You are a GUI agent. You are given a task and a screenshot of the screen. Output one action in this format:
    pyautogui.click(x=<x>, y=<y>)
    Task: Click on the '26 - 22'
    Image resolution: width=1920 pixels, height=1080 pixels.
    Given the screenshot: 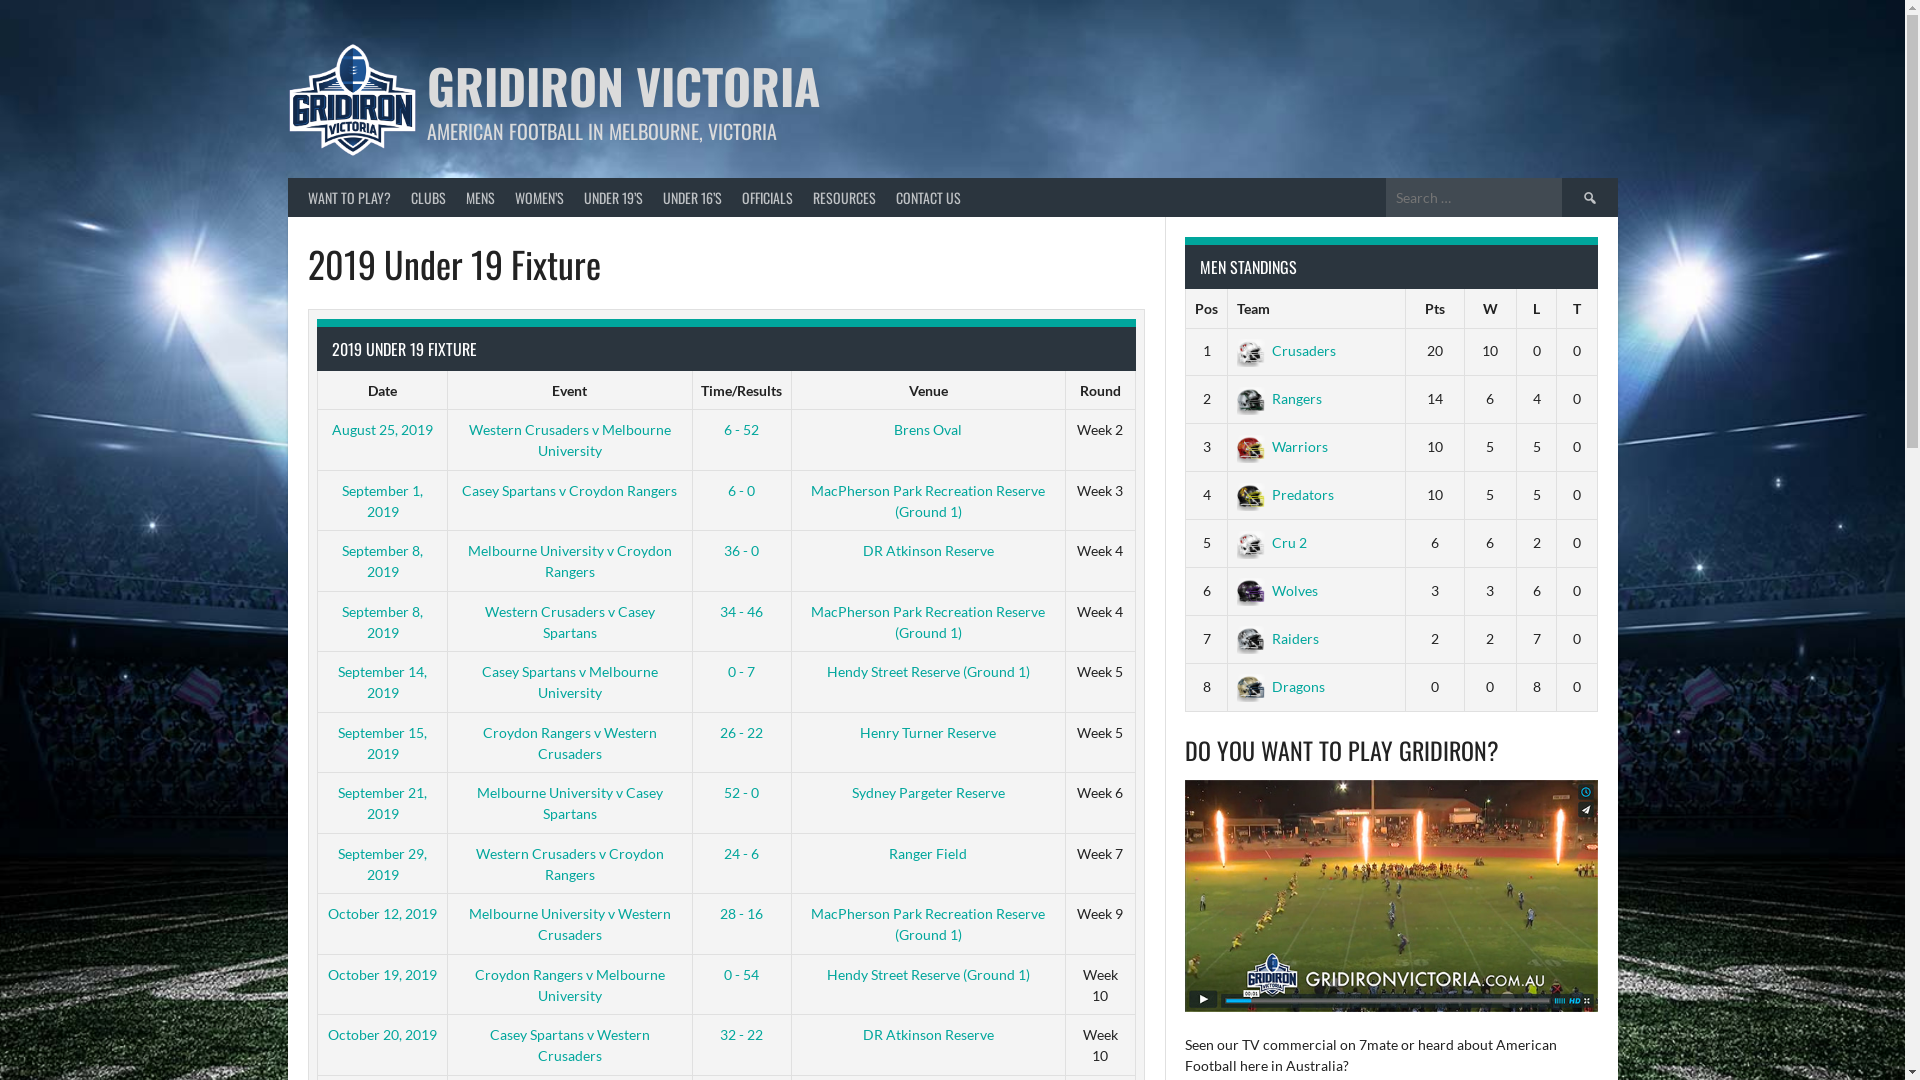 What is the action you would take?
    pyautogui.click(x=740, y=732)
    